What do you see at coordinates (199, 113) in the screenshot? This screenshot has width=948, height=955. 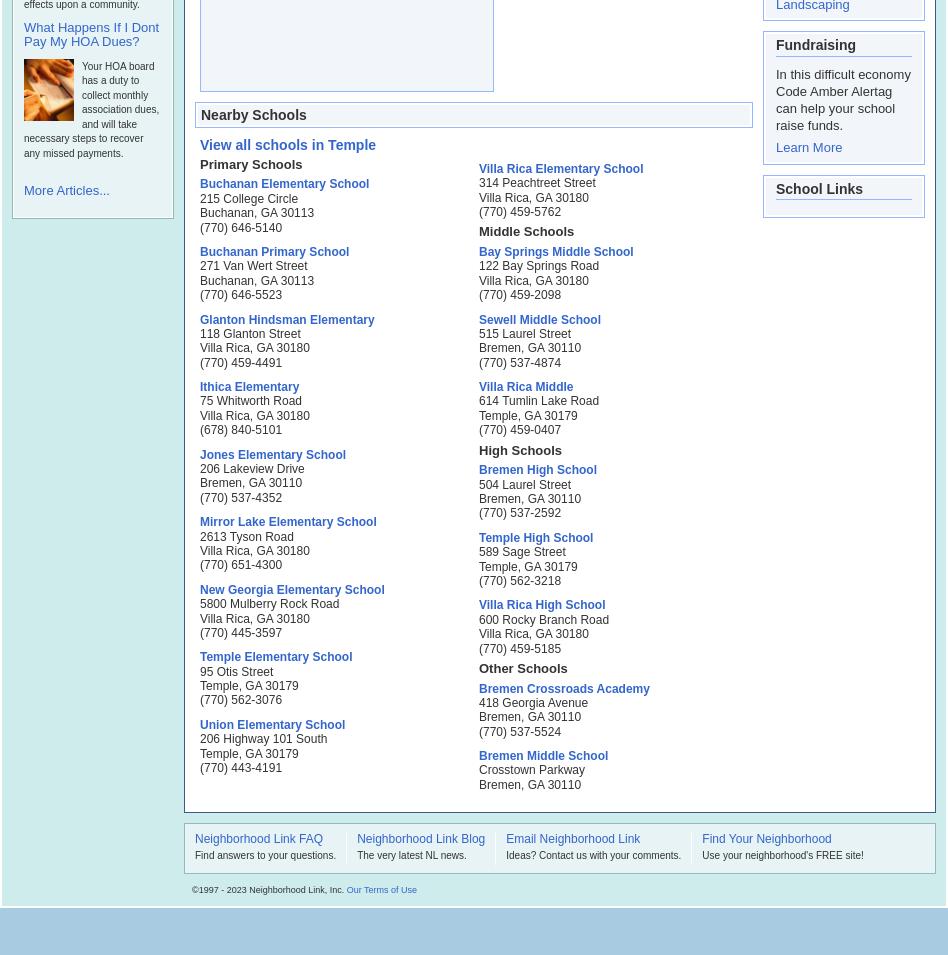 I see `'Nearby Schools'` at bounding box center [199, 113].